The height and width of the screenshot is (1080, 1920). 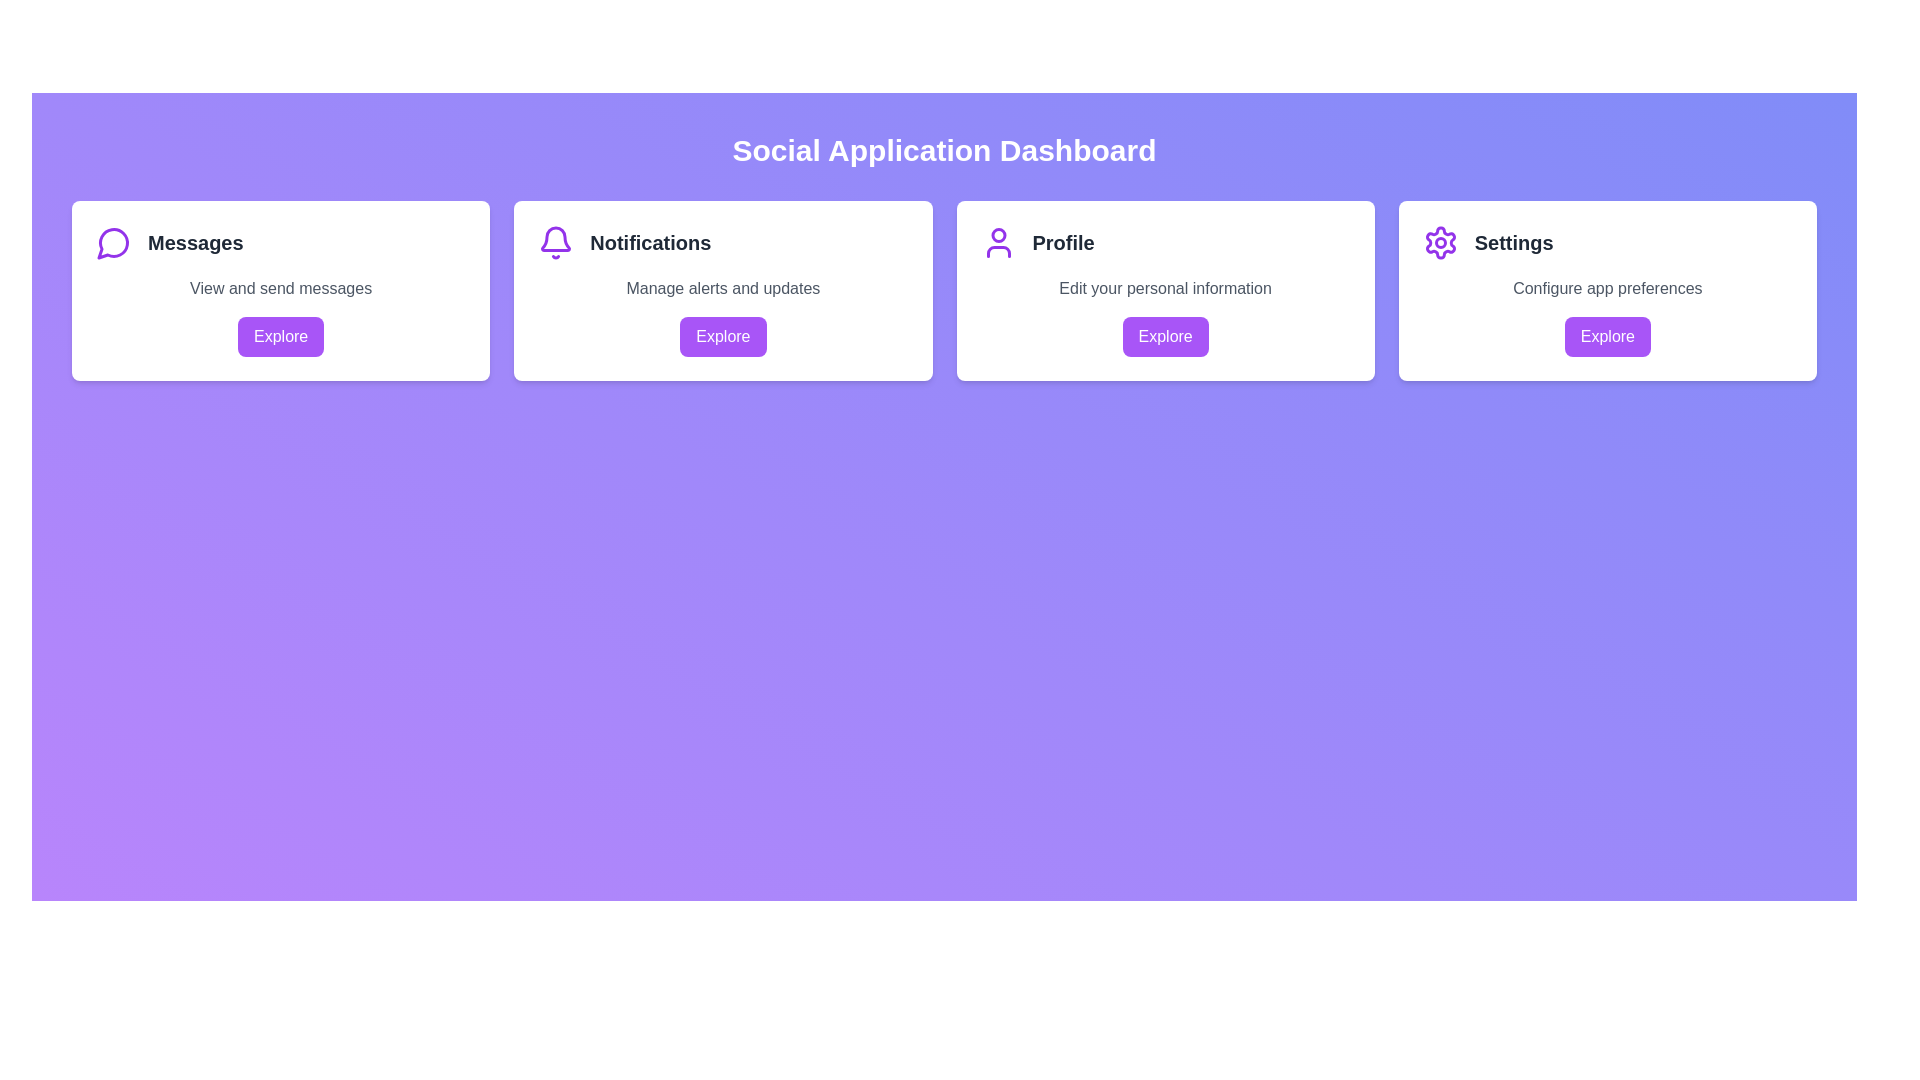 I want to click on the 'Notifications' text label, which is styled with a bold font weight and dark gray color, located in the second card from the left, positioned near the top of the card to the right of a purple bell icon, so click(x=650, y=242).